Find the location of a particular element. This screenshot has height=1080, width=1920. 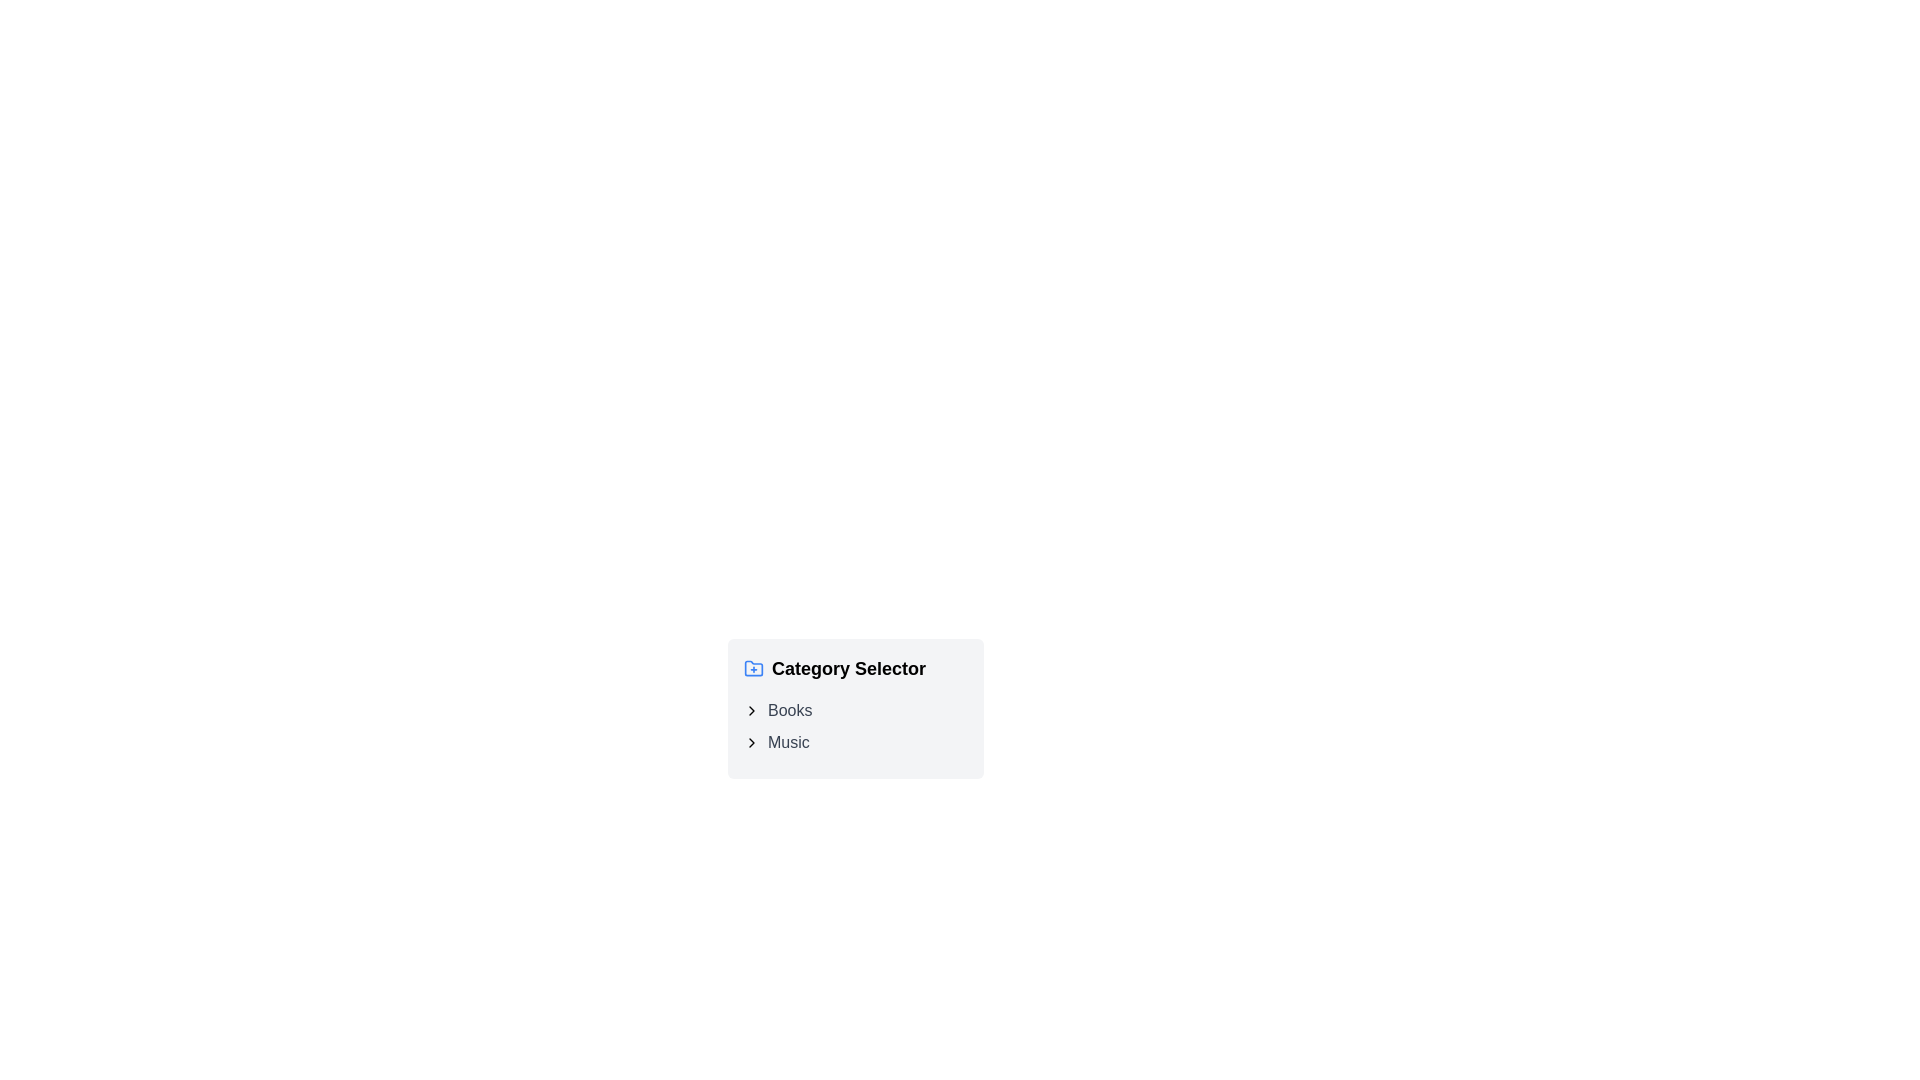

the blue folder icon with a plus sign located to the left of the 'Category Selector' label is located at coordinates (752, 668).